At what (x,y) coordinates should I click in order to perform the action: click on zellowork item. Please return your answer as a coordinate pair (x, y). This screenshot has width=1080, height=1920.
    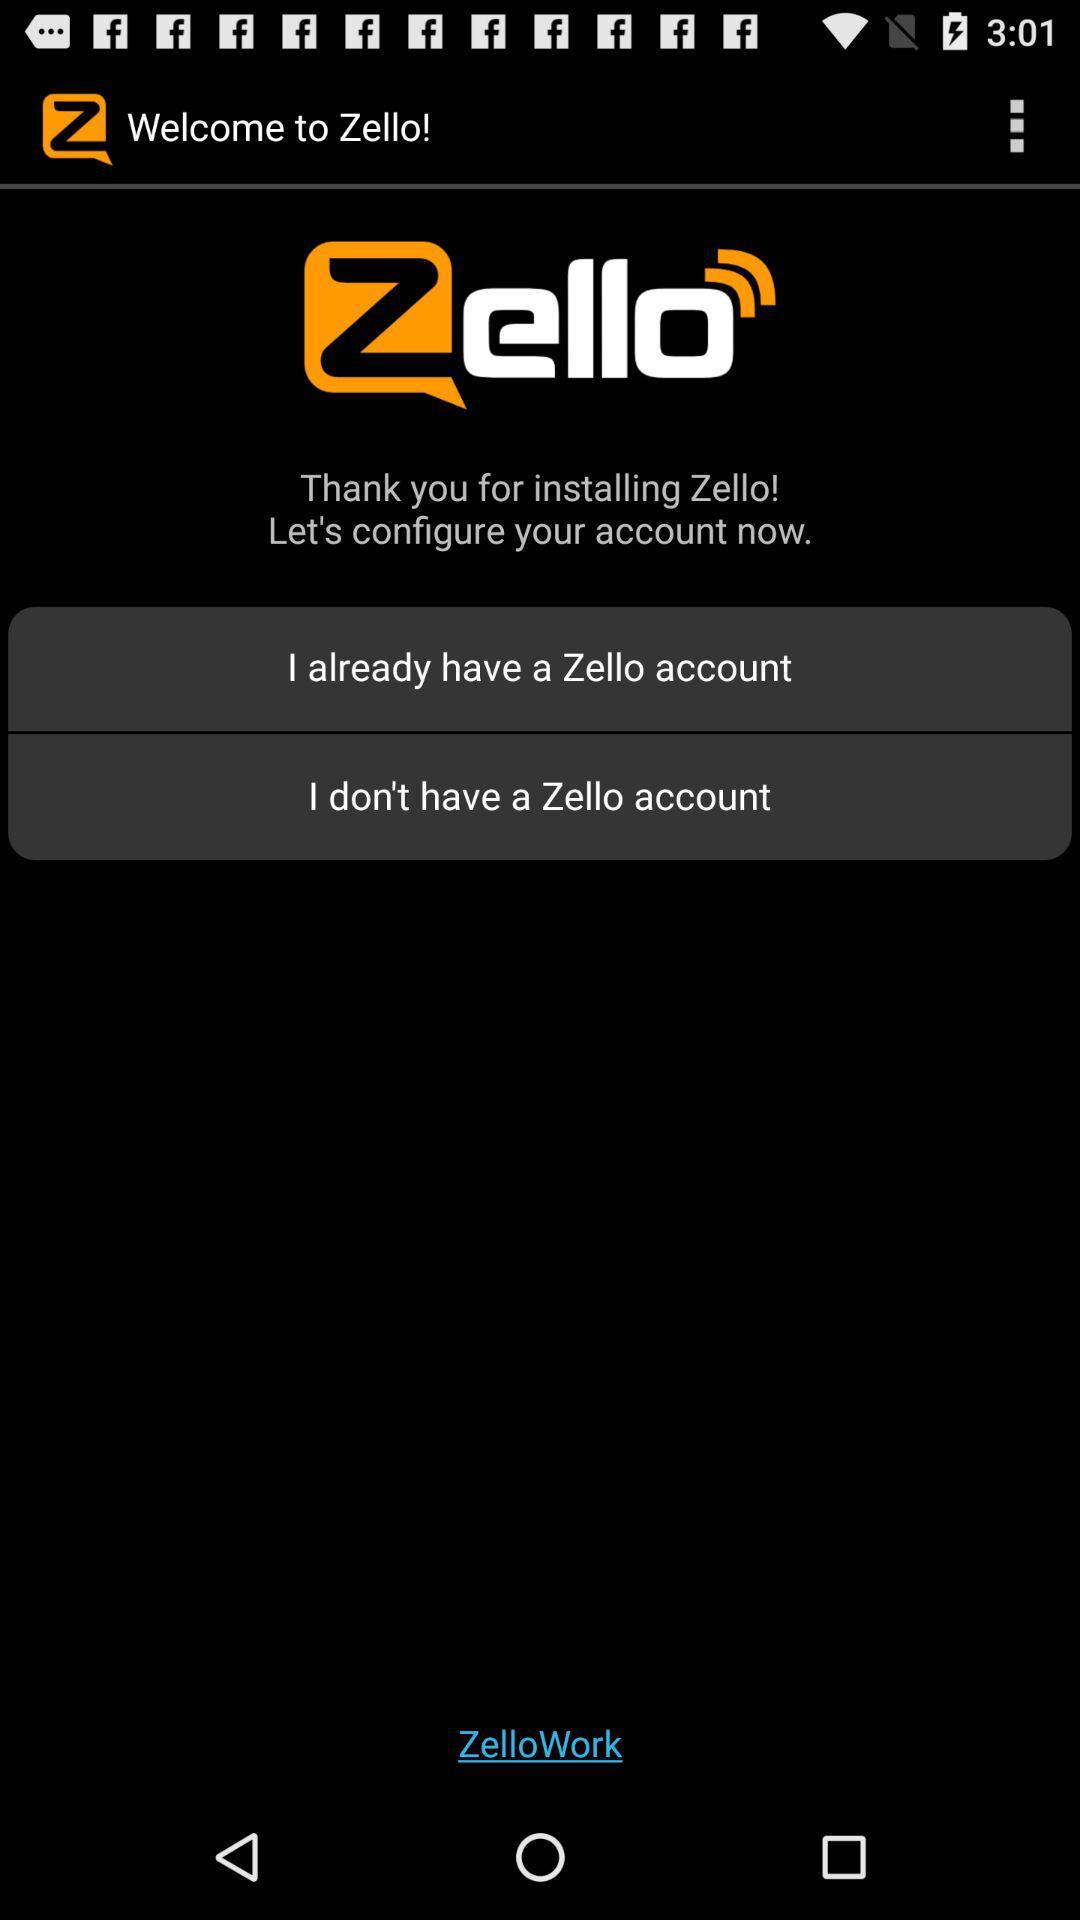
    Looking at the image, I should click on (540, 1741).